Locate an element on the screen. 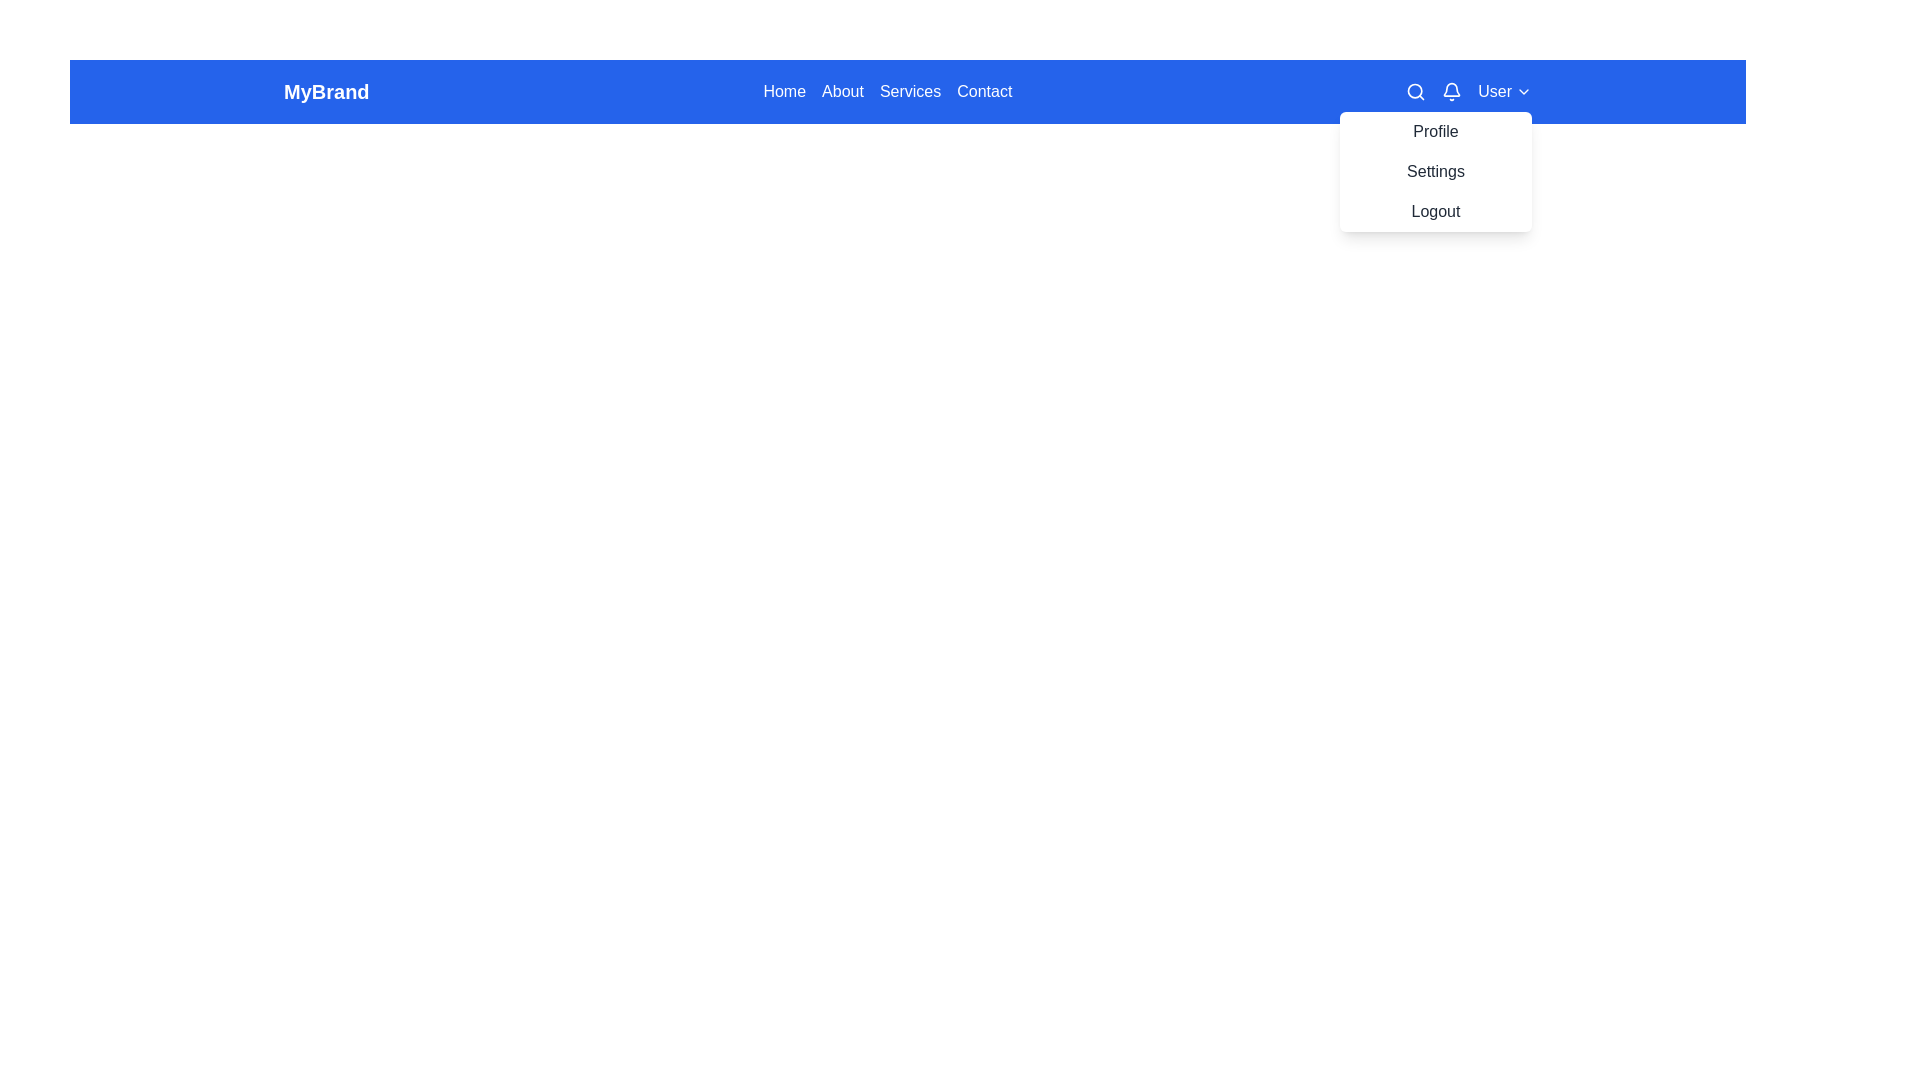 Image resolution: width=1920 pixels, height=1080 pixels. the 'Services' hyperlink in the top-center navigation menu to visualize an underline is located at coordinates (909, 92).